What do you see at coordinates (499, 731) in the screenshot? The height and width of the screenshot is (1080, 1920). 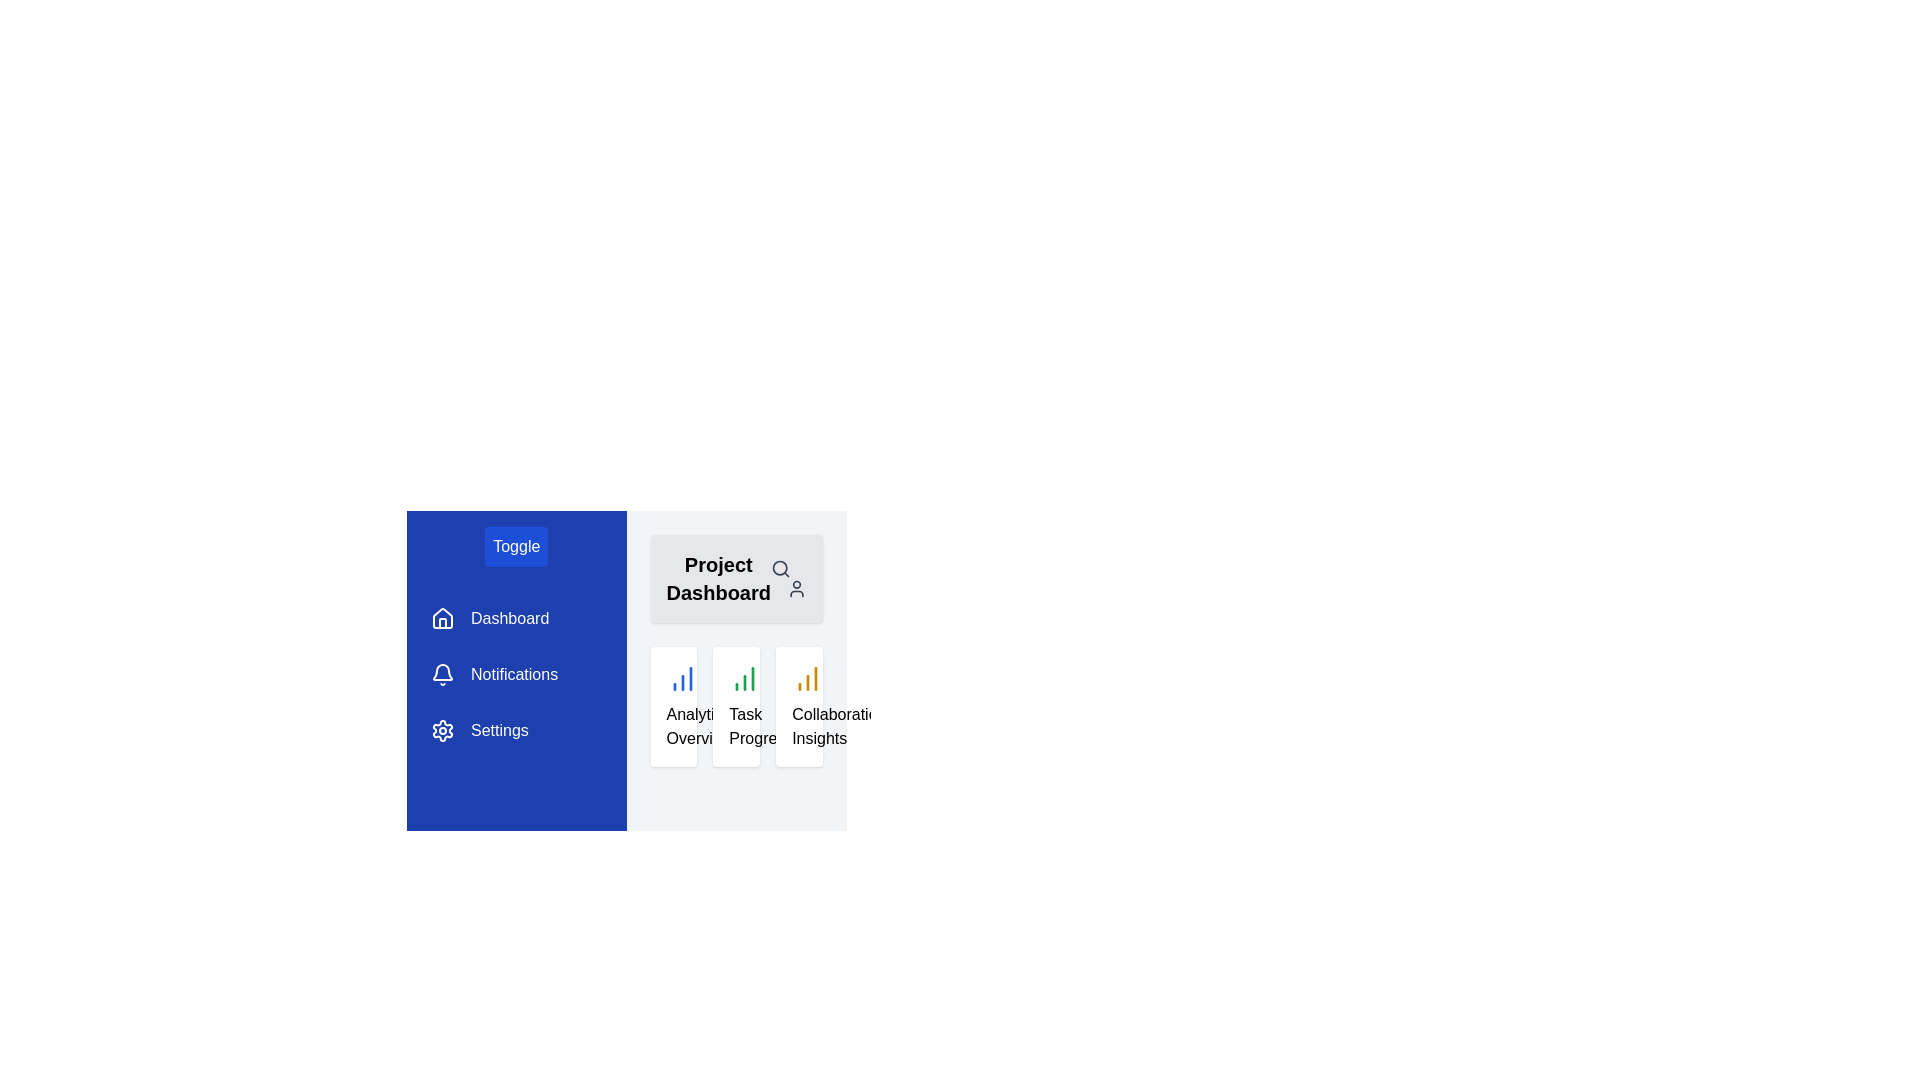 I see `the 'Settings' text label in the vertical navigation menu, which is styled in a white sans-serif font against a blue background, located below the 'Notifications' option` at bounding box center [499, 731].